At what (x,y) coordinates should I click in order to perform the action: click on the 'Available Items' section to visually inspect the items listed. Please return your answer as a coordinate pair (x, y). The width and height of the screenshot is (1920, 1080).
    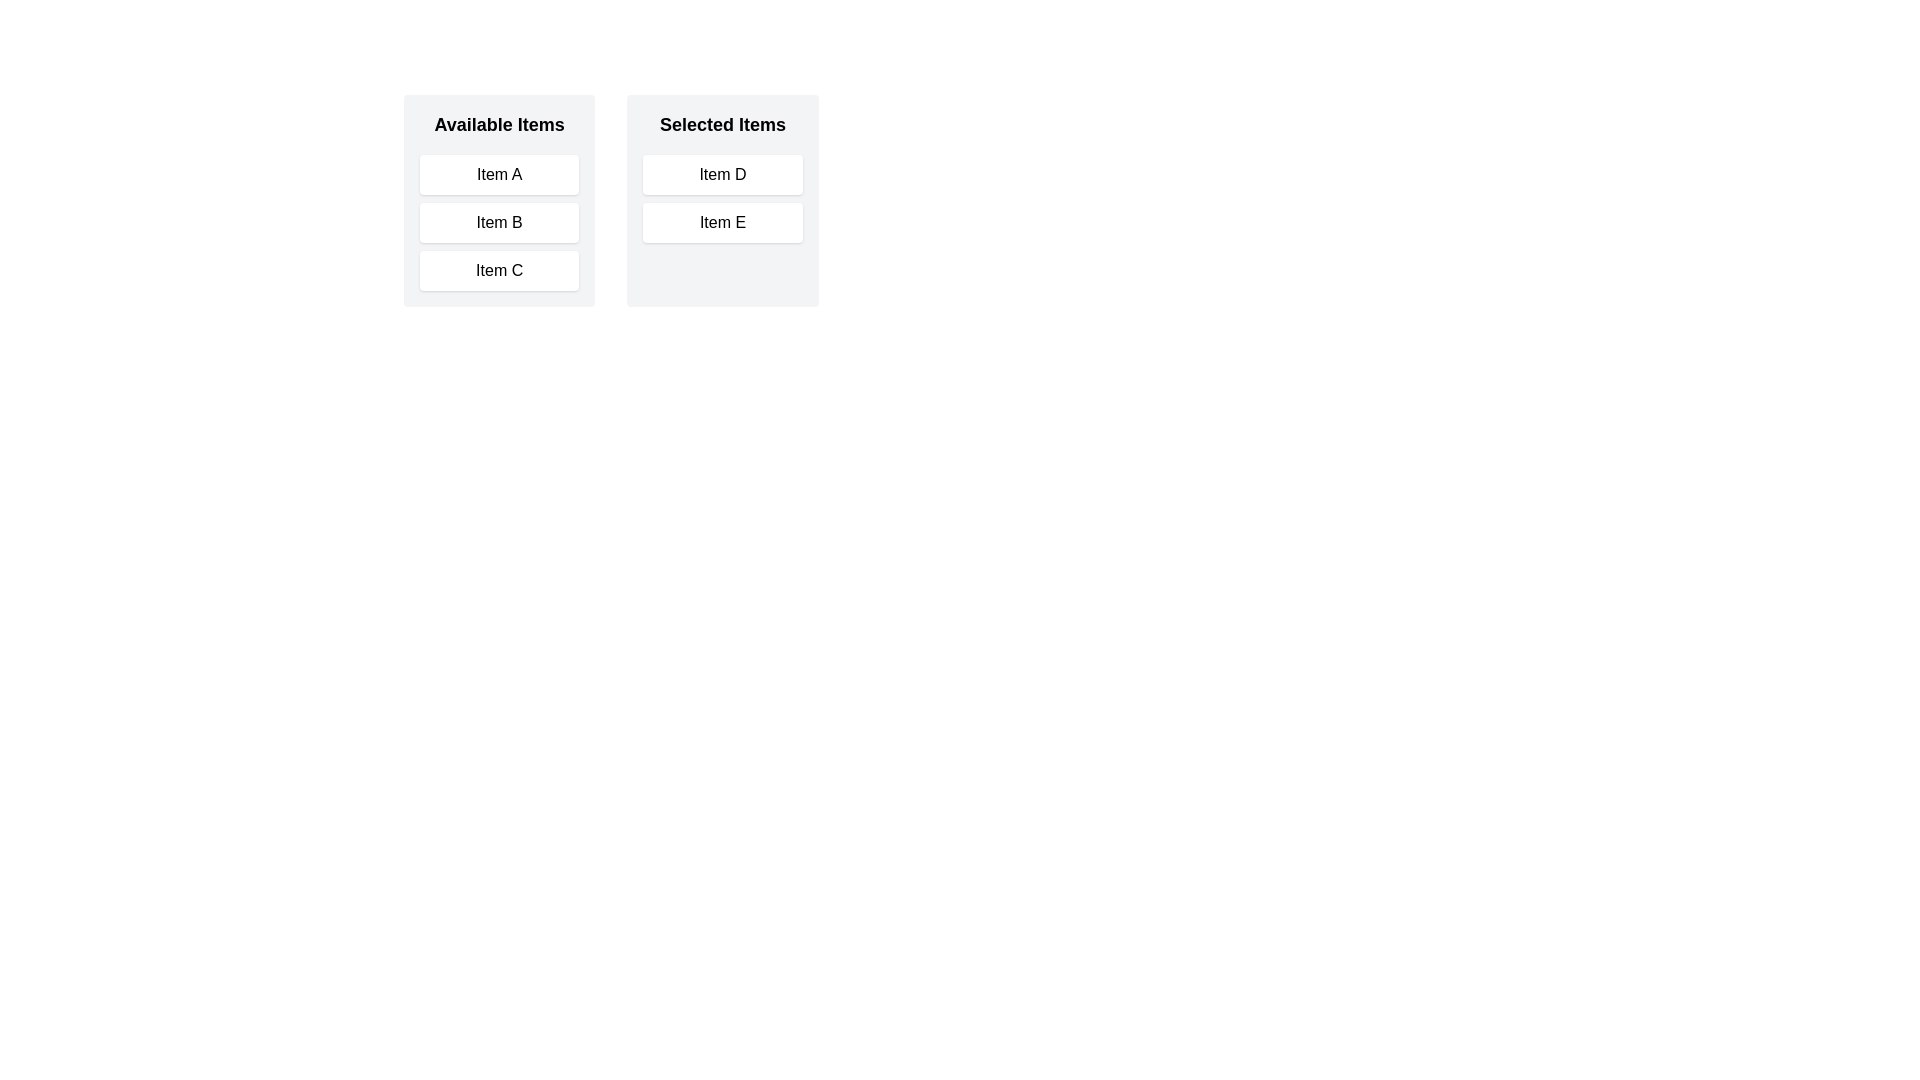
    Looking at the image, I should click on (499, 200).